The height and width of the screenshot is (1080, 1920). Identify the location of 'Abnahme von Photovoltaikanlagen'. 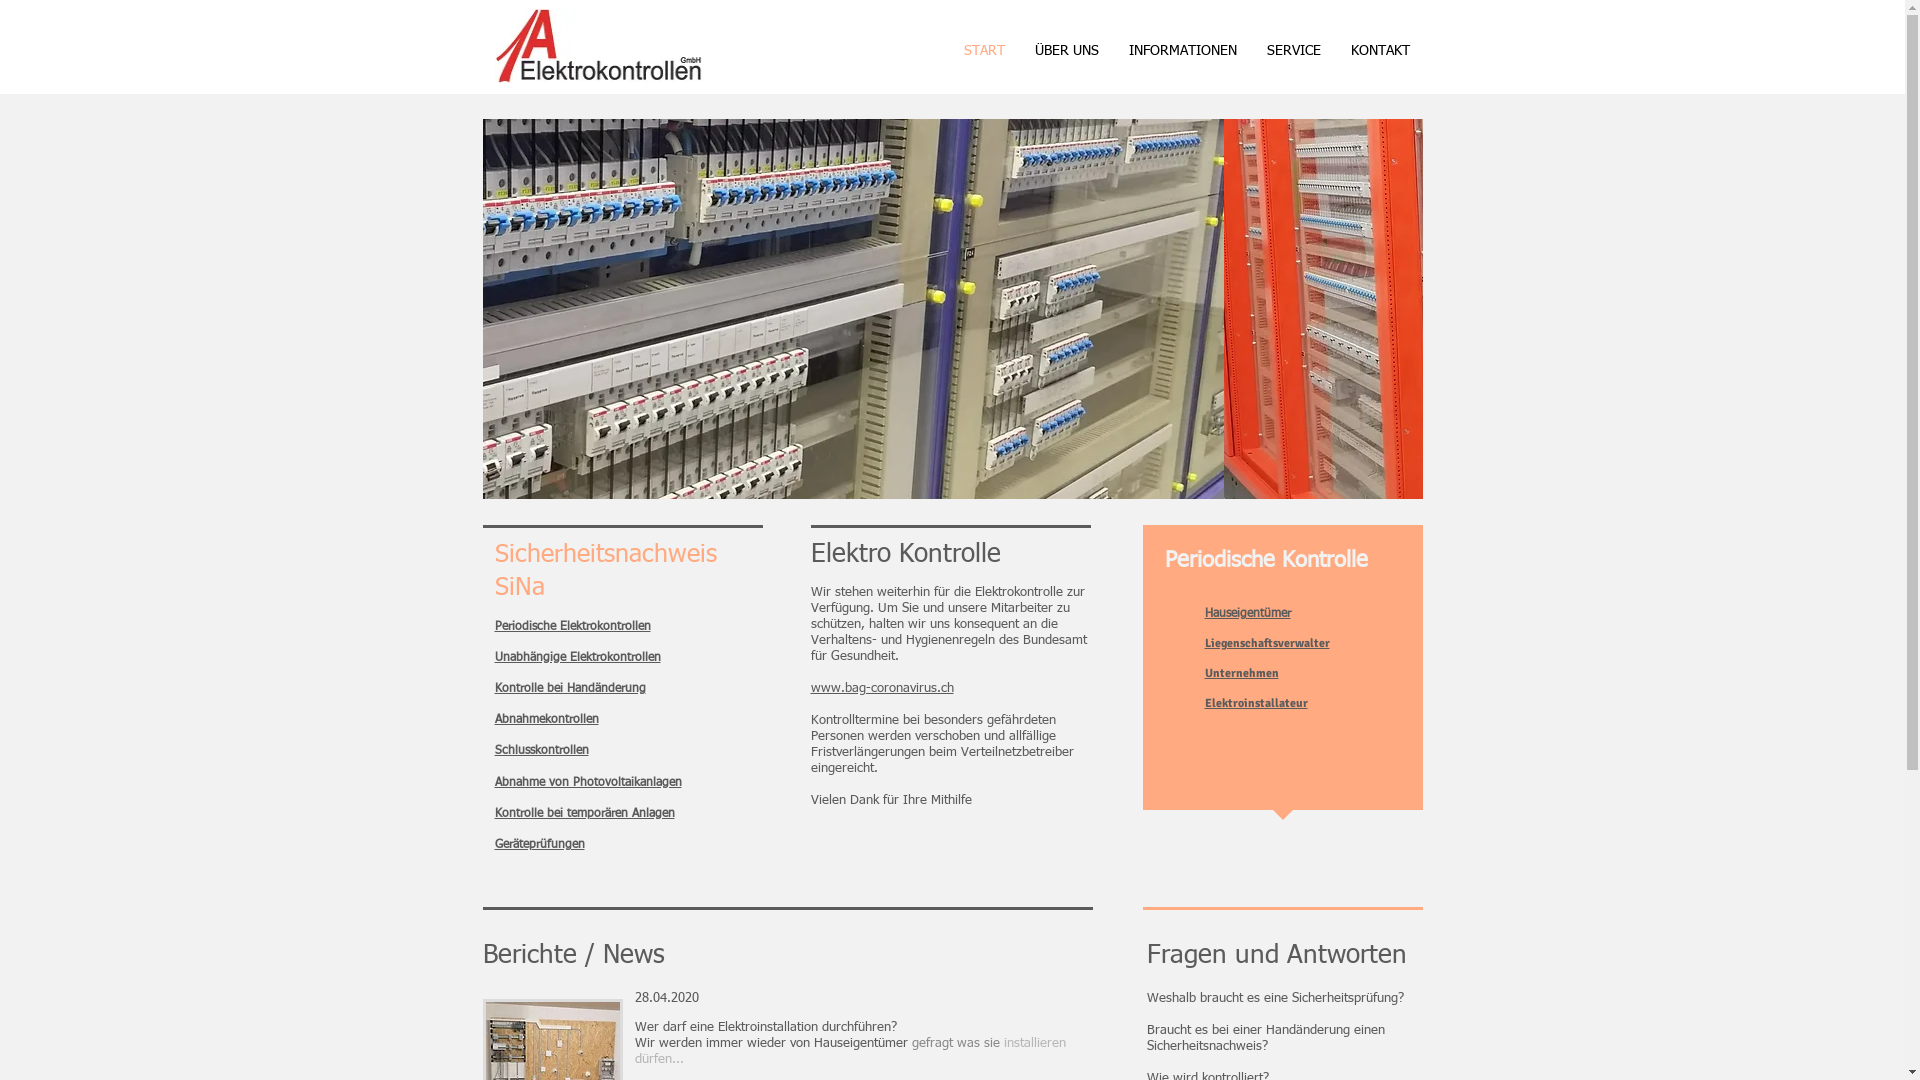
(586, 782).